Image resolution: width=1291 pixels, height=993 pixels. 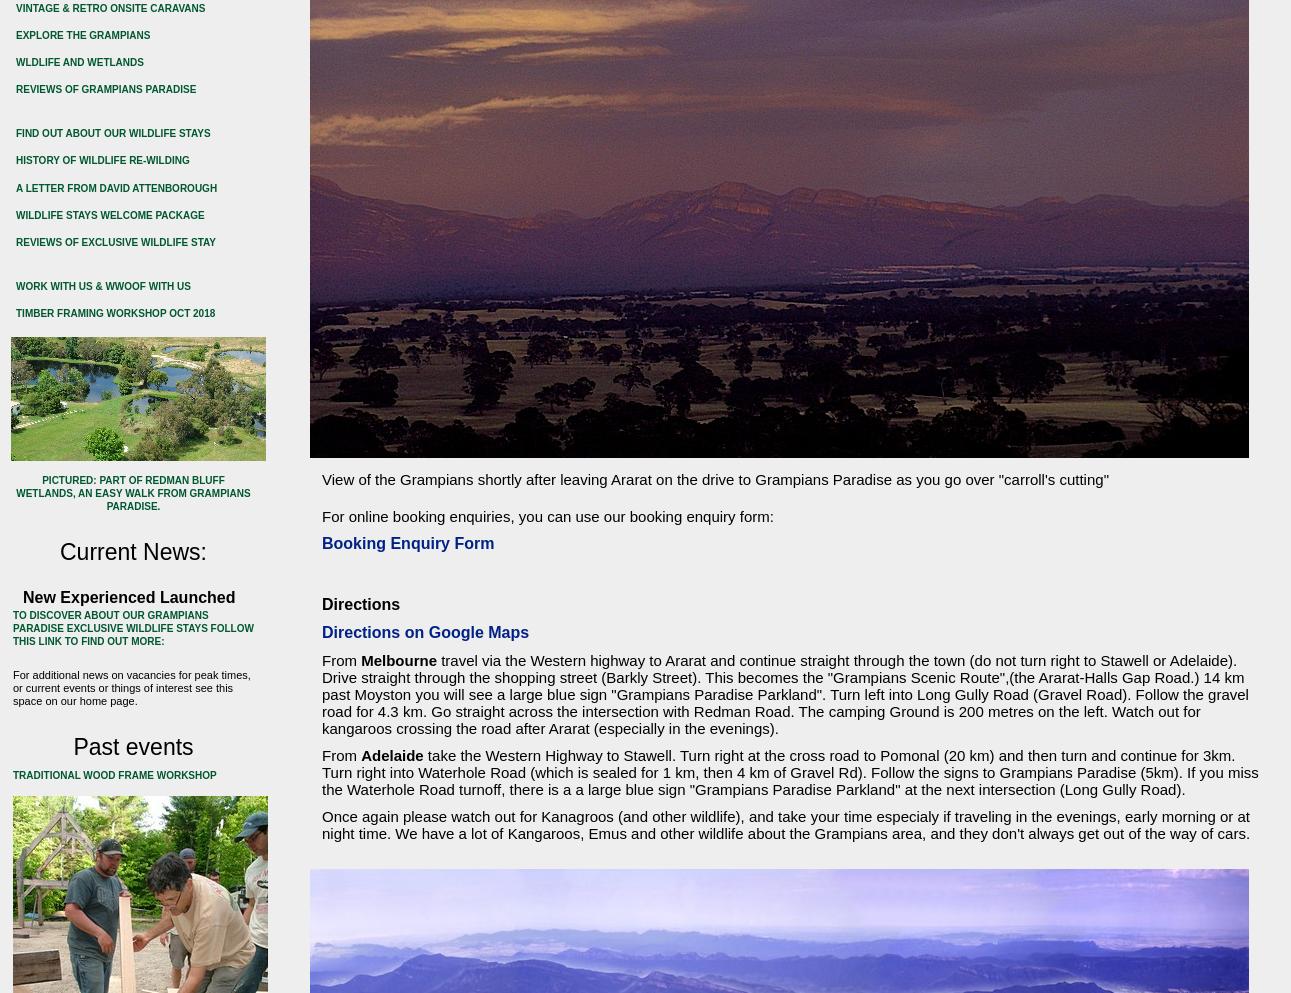 I want to click on 'Adelaide', so click(x=391, y=755).